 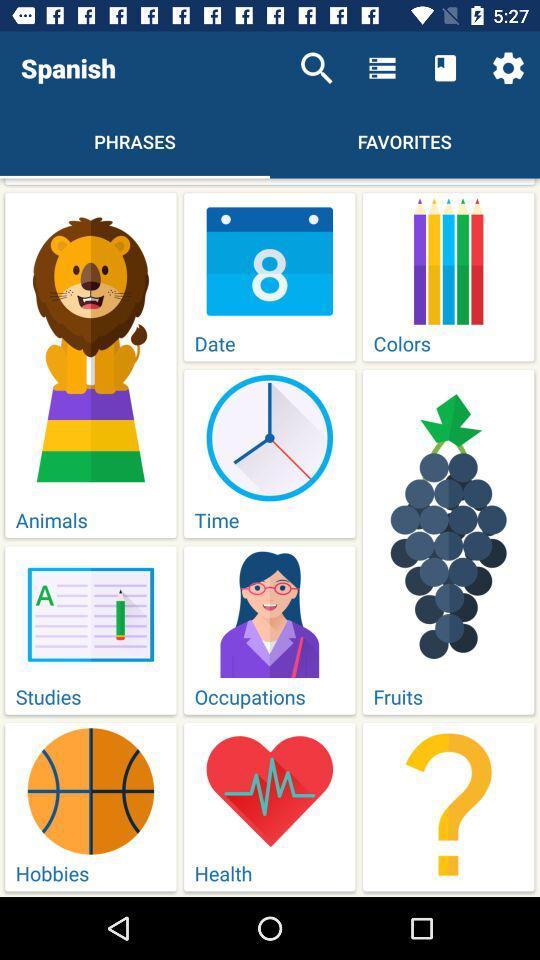 What do you see at coordinates (316, 68) in the screenshot?
I see `the icon to the right of spanish` at bounding box center [316, 68].